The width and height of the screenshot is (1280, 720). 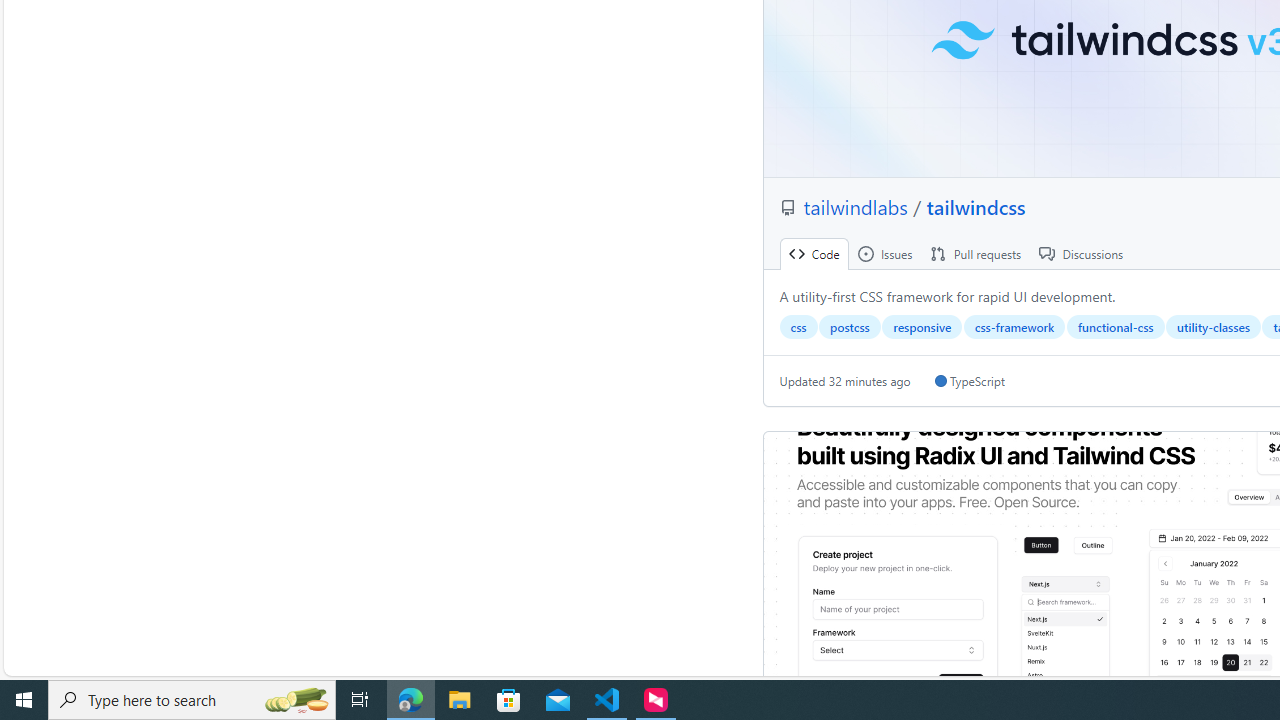 What do you see at coordinates (1212, 326) in the screenshot?
I see `'utility-classes'` at bounding box center [1212, 326].